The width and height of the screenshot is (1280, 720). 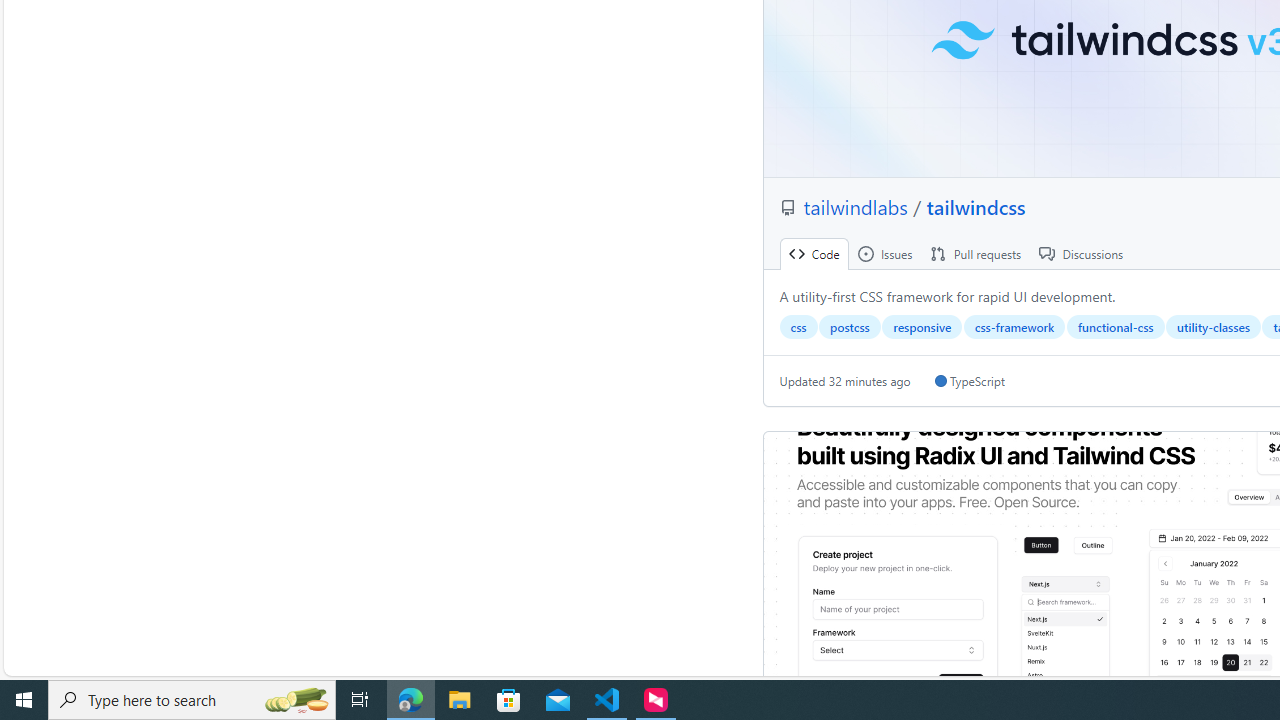 What do you see at coordinates (1212, 326) in the screenshot?
I see `'utility-classes'` at bounding box center [1212, 326].